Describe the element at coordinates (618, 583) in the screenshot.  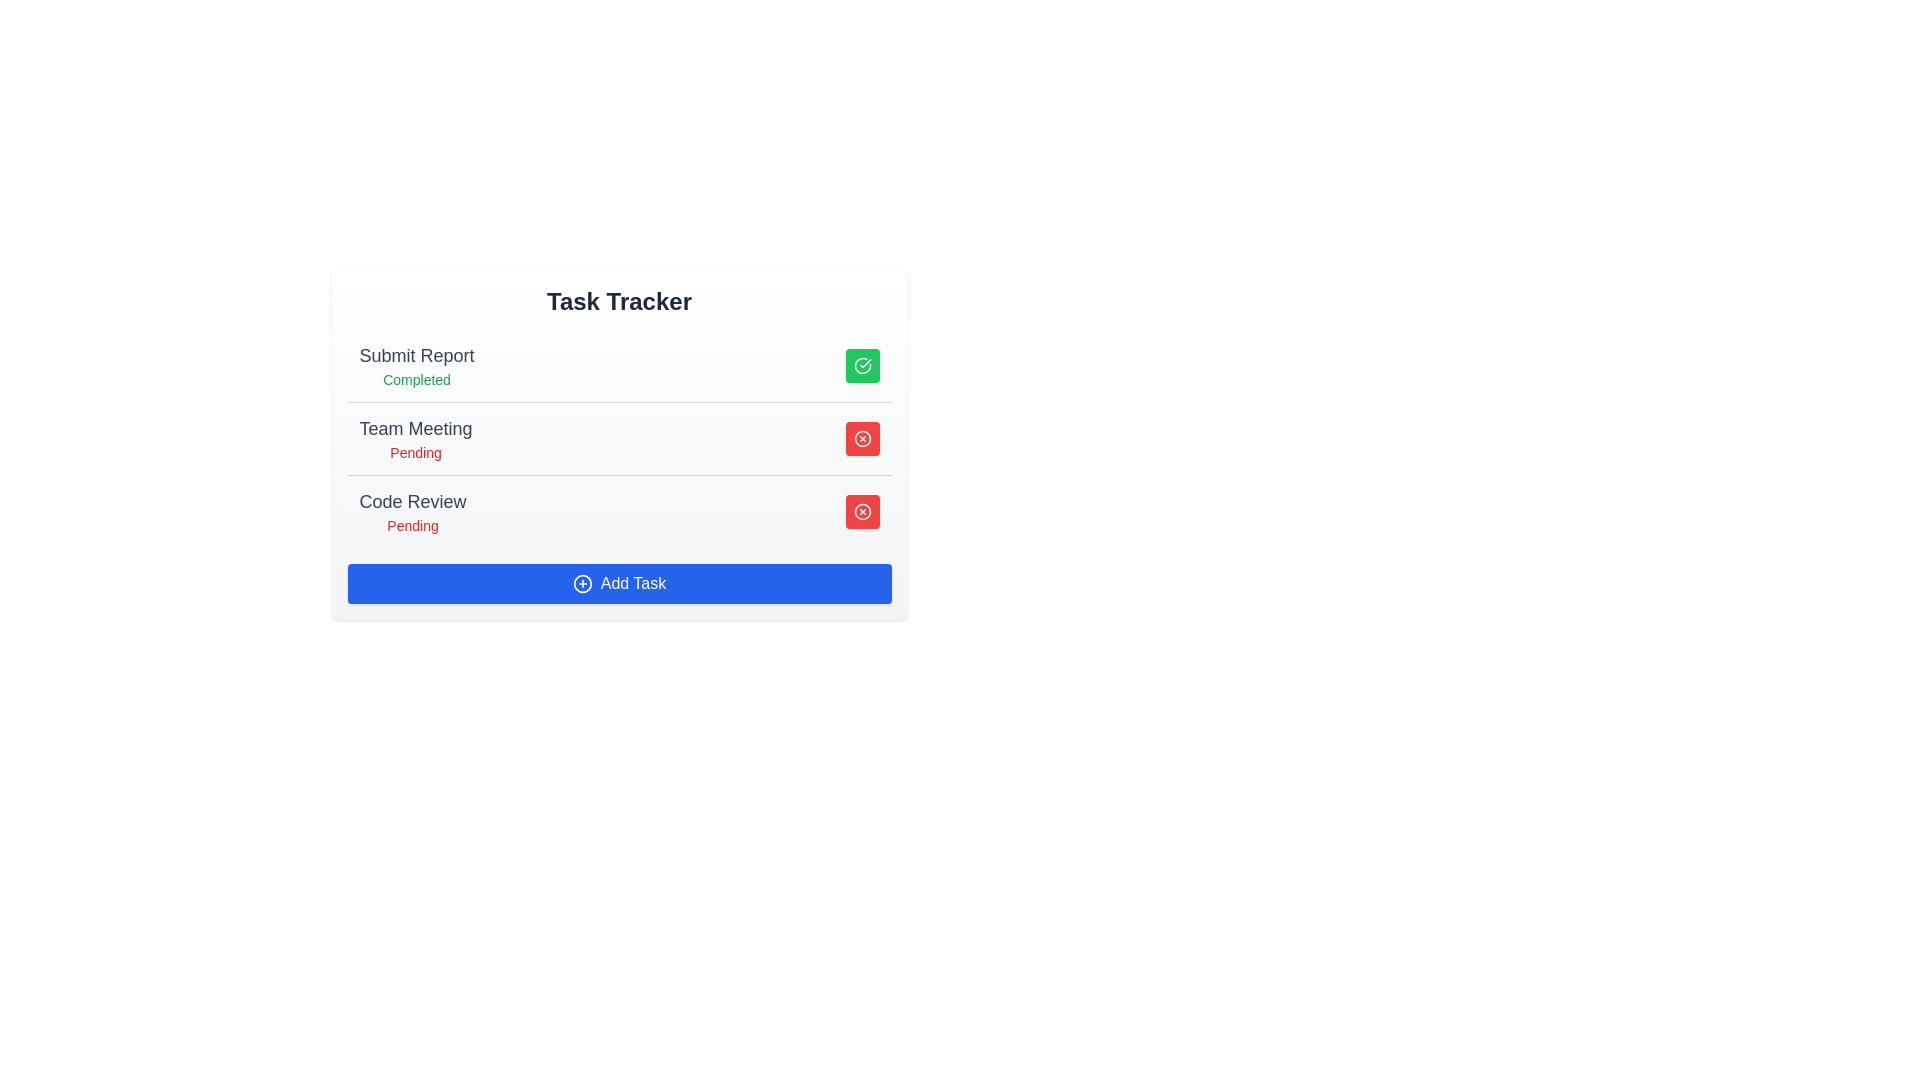
I see `the rectangular button with a blue background and white text reading 'Add Task,' located at the bottom of the 'Task Tracker' section, to initiate adding a task` at that location.